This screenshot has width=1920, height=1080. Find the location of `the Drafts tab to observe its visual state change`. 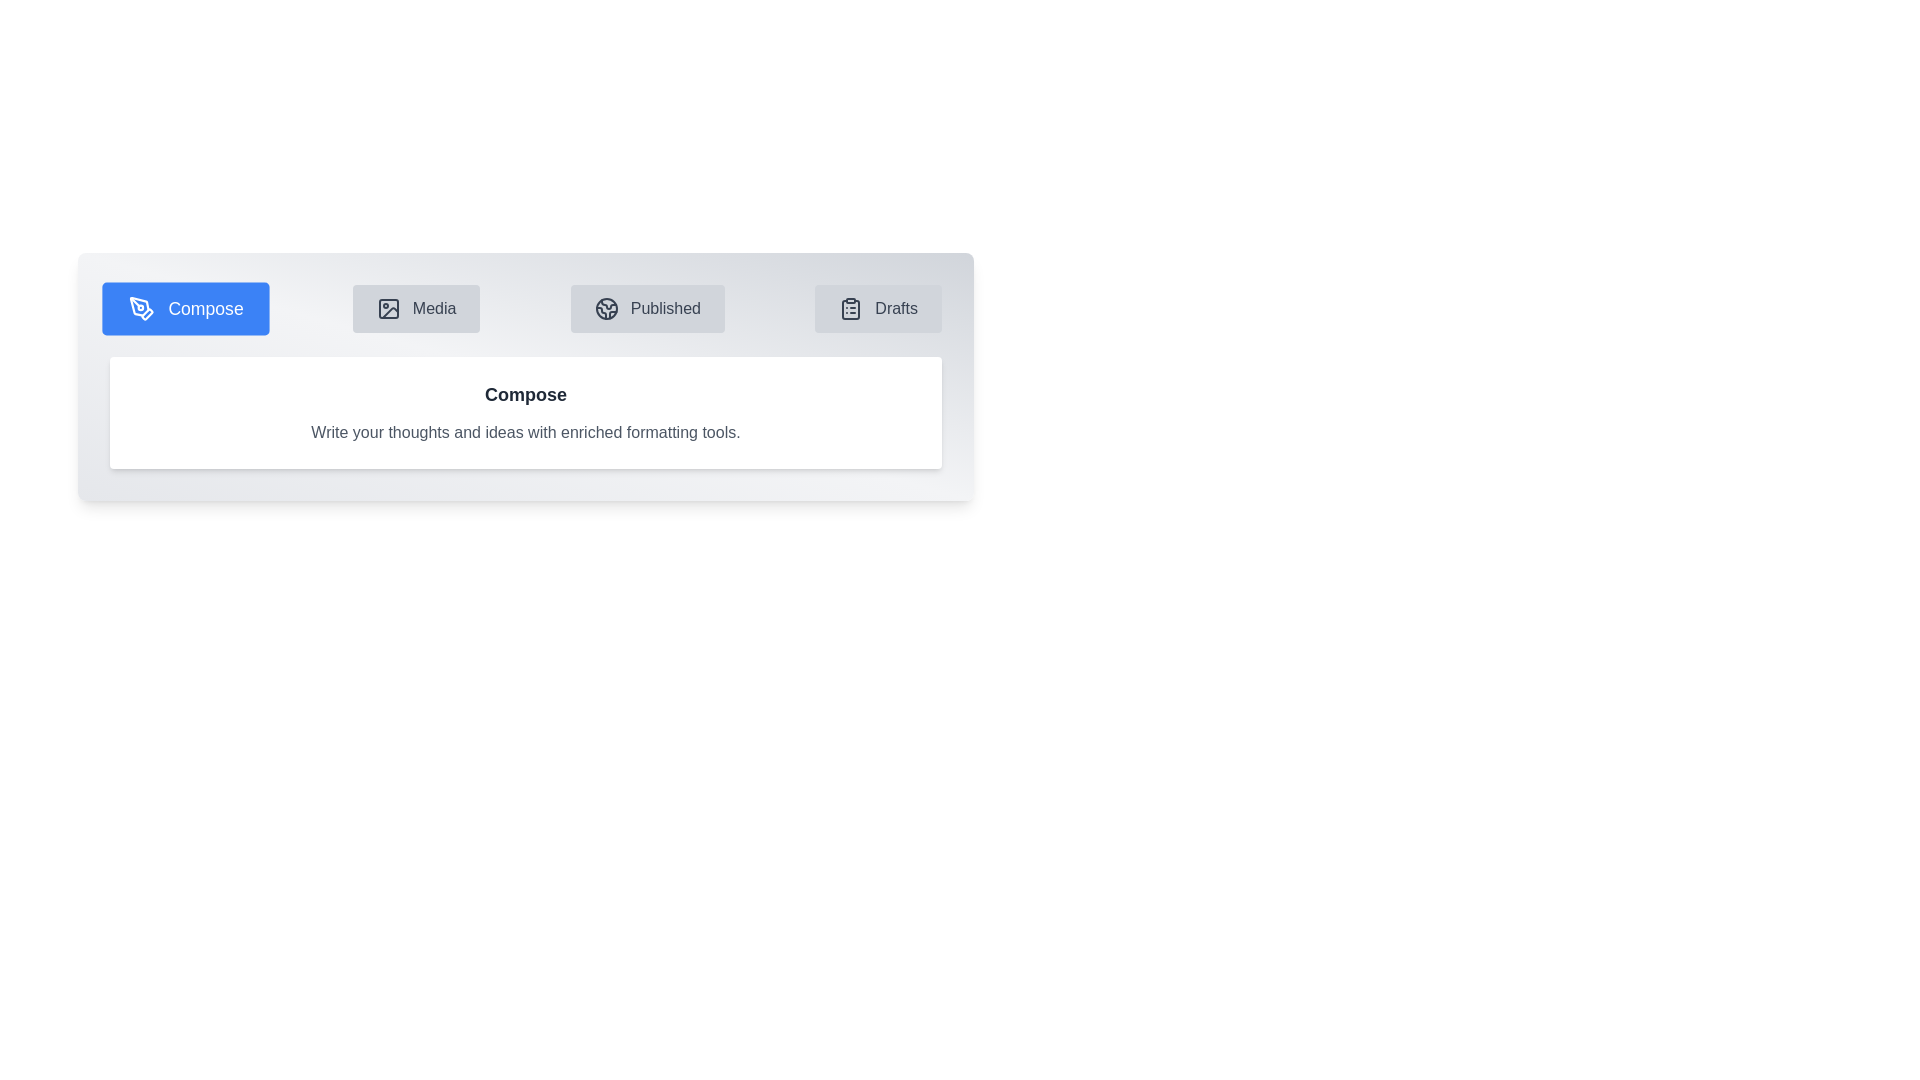

the Drafts tab to observe its visual state change is located at coordinates (878, 308).